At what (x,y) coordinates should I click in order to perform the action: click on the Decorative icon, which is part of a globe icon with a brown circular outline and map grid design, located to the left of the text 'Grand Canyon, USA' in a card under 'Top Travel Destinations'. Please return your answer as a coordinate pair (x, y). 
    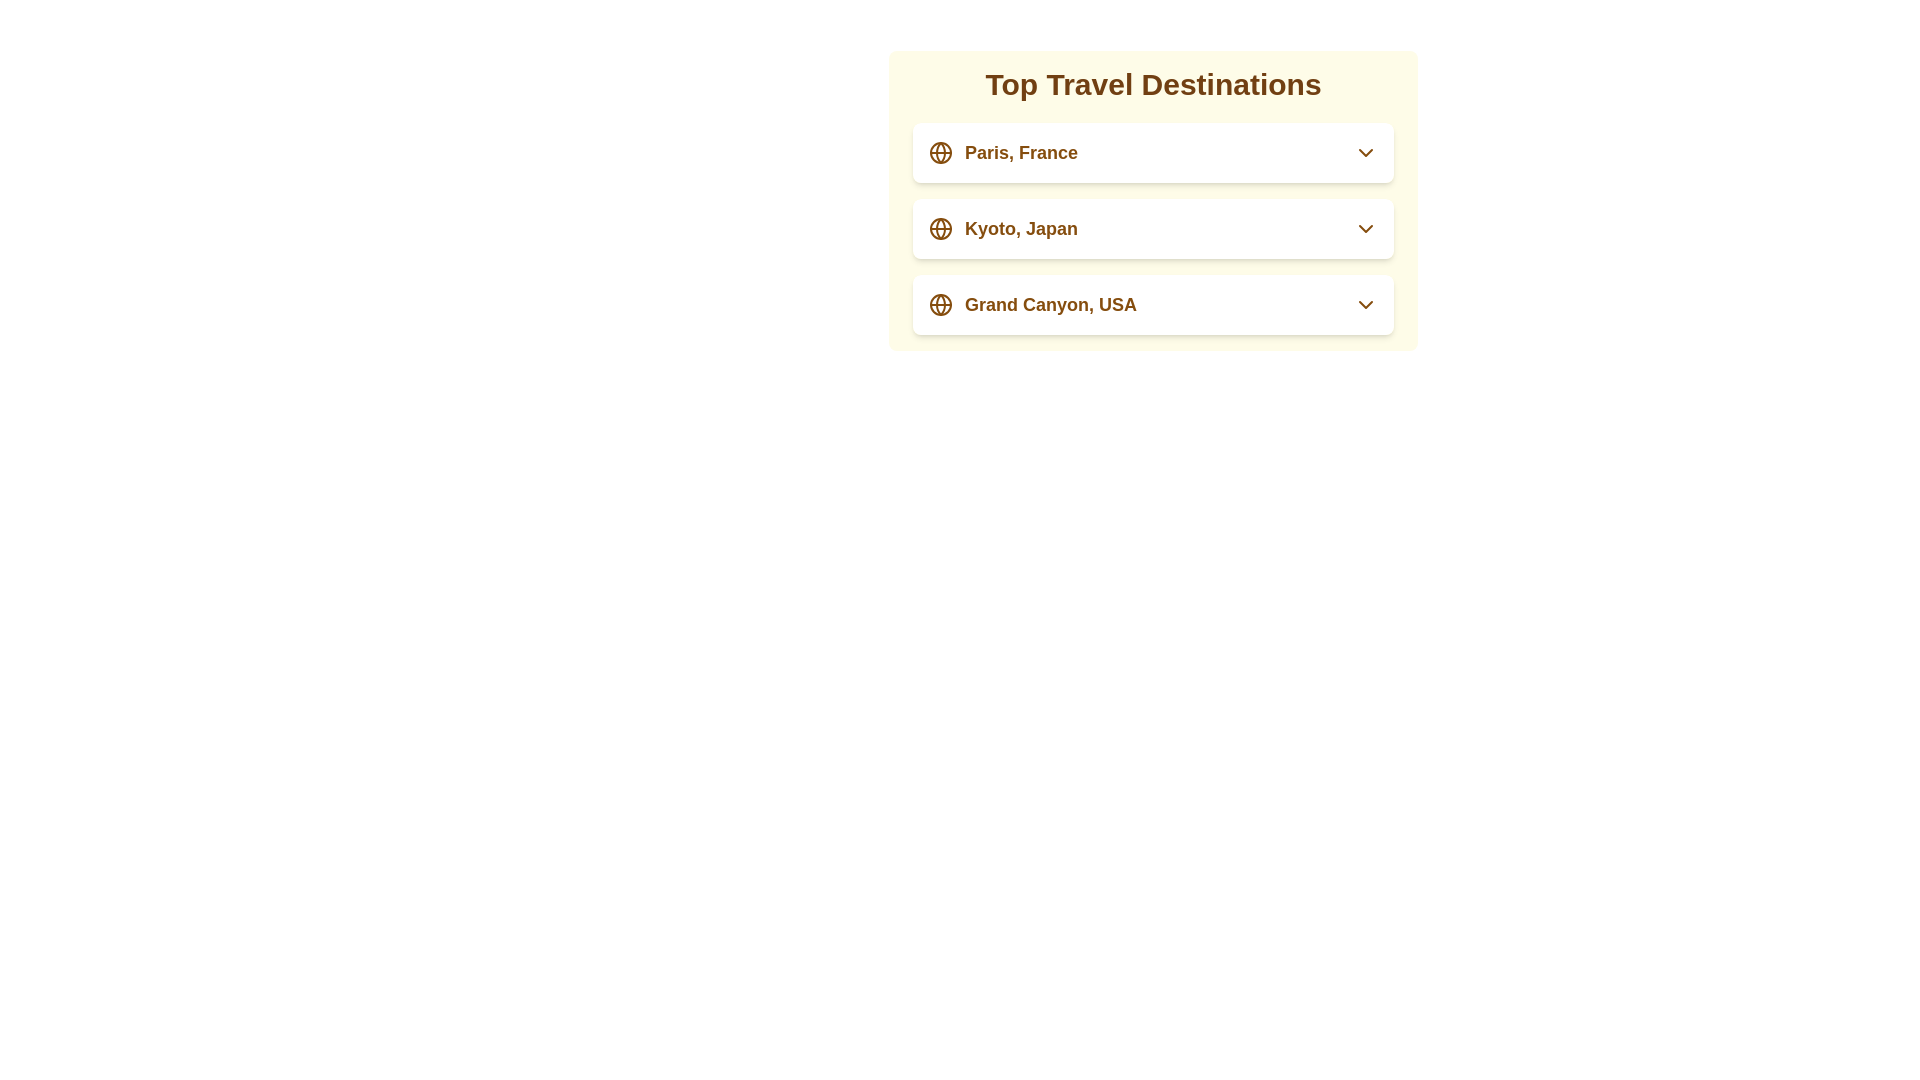
    Looking at the image, I should click on (939, 304).